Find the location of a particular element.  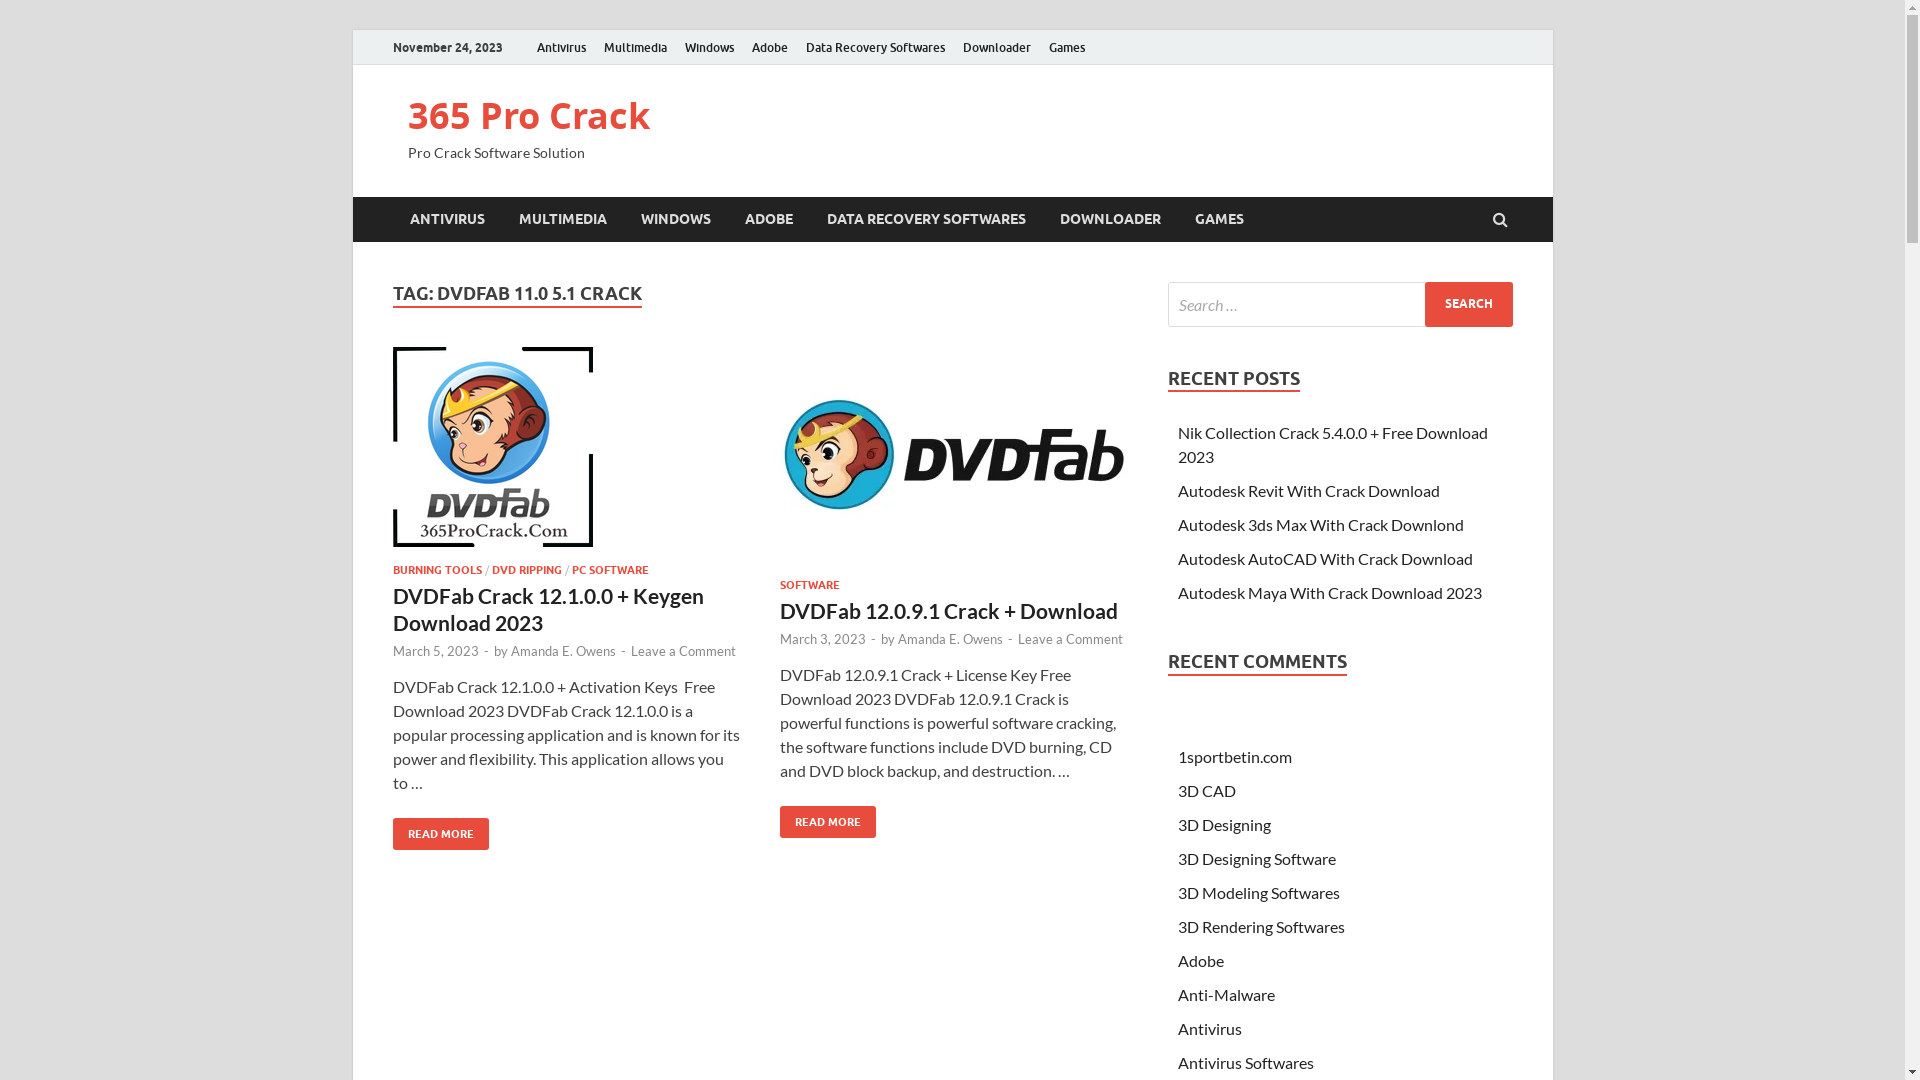

'3D Designing' is located at coordinates (1223, 824).